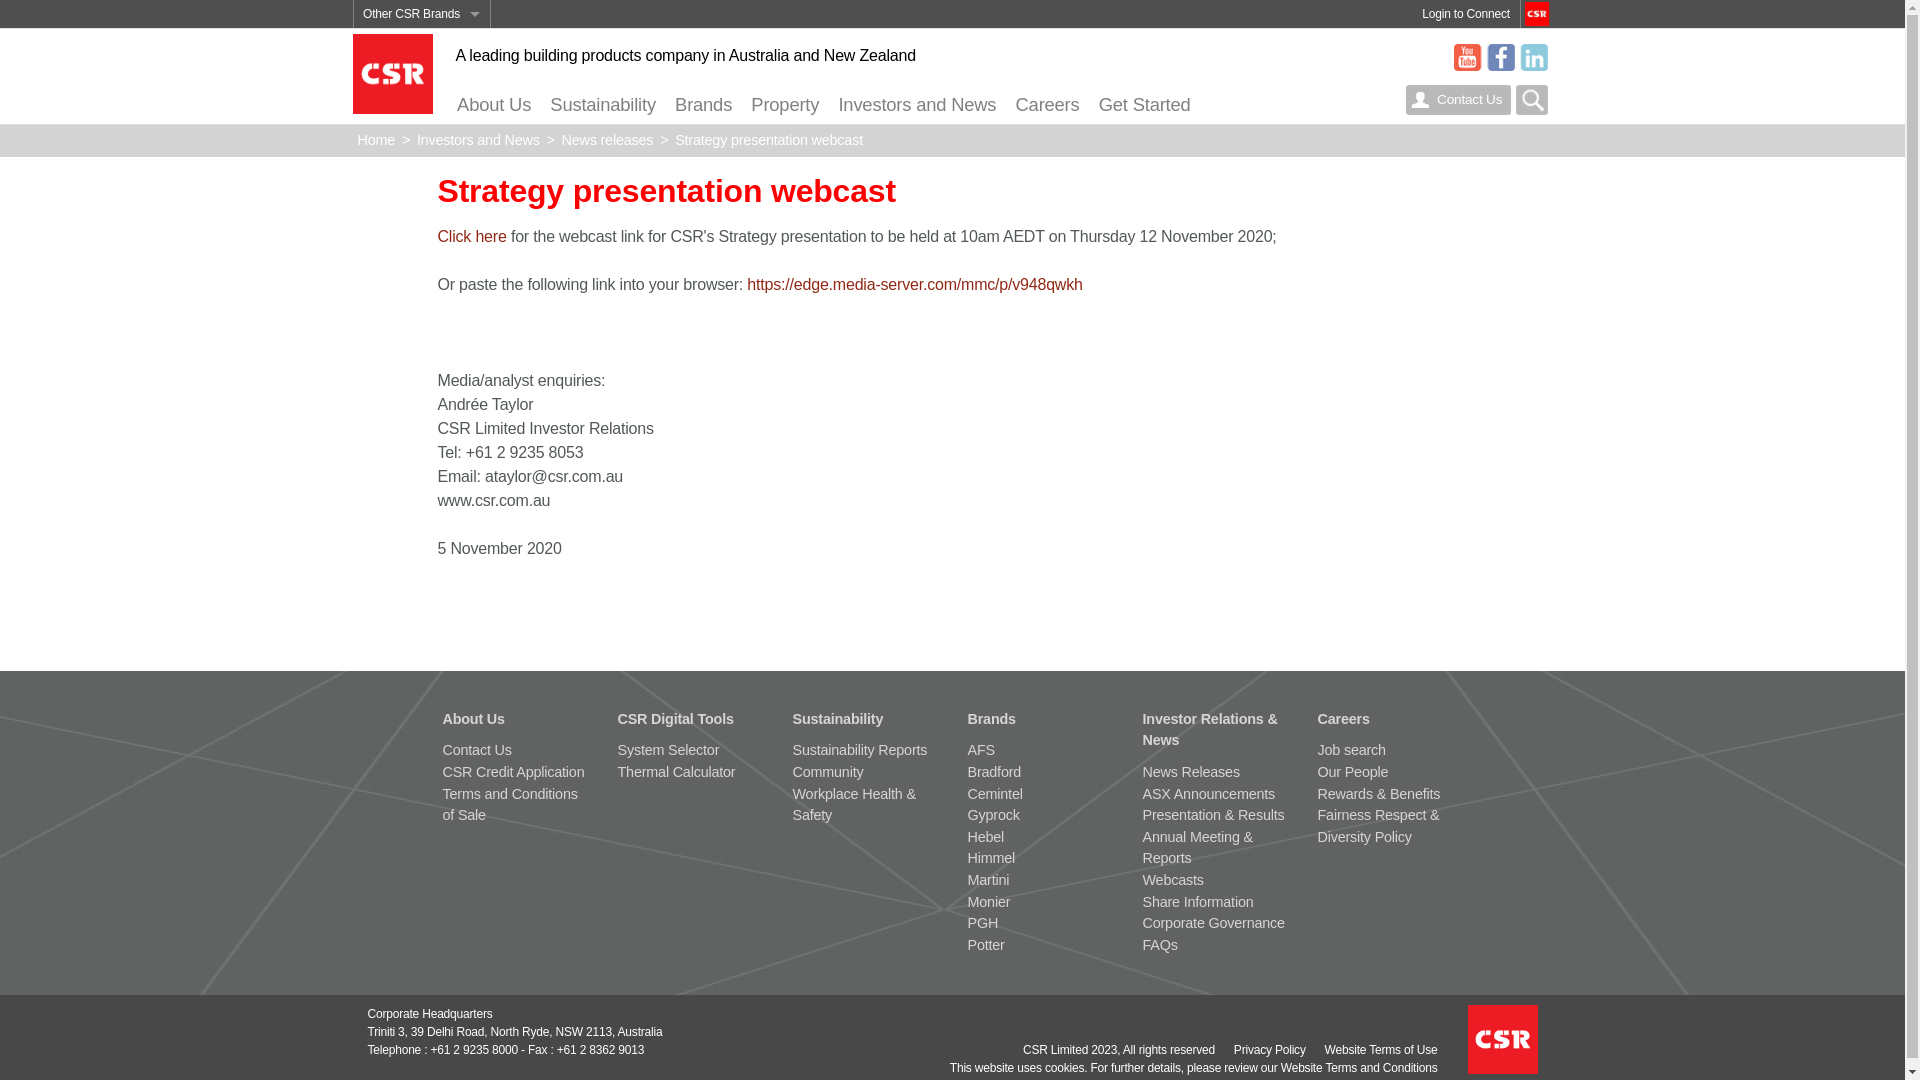  What do you see at coordinates (1208, 729) in the screenshot?
I see `'Investor Relations & News'` at bounding box center [1208, 729].